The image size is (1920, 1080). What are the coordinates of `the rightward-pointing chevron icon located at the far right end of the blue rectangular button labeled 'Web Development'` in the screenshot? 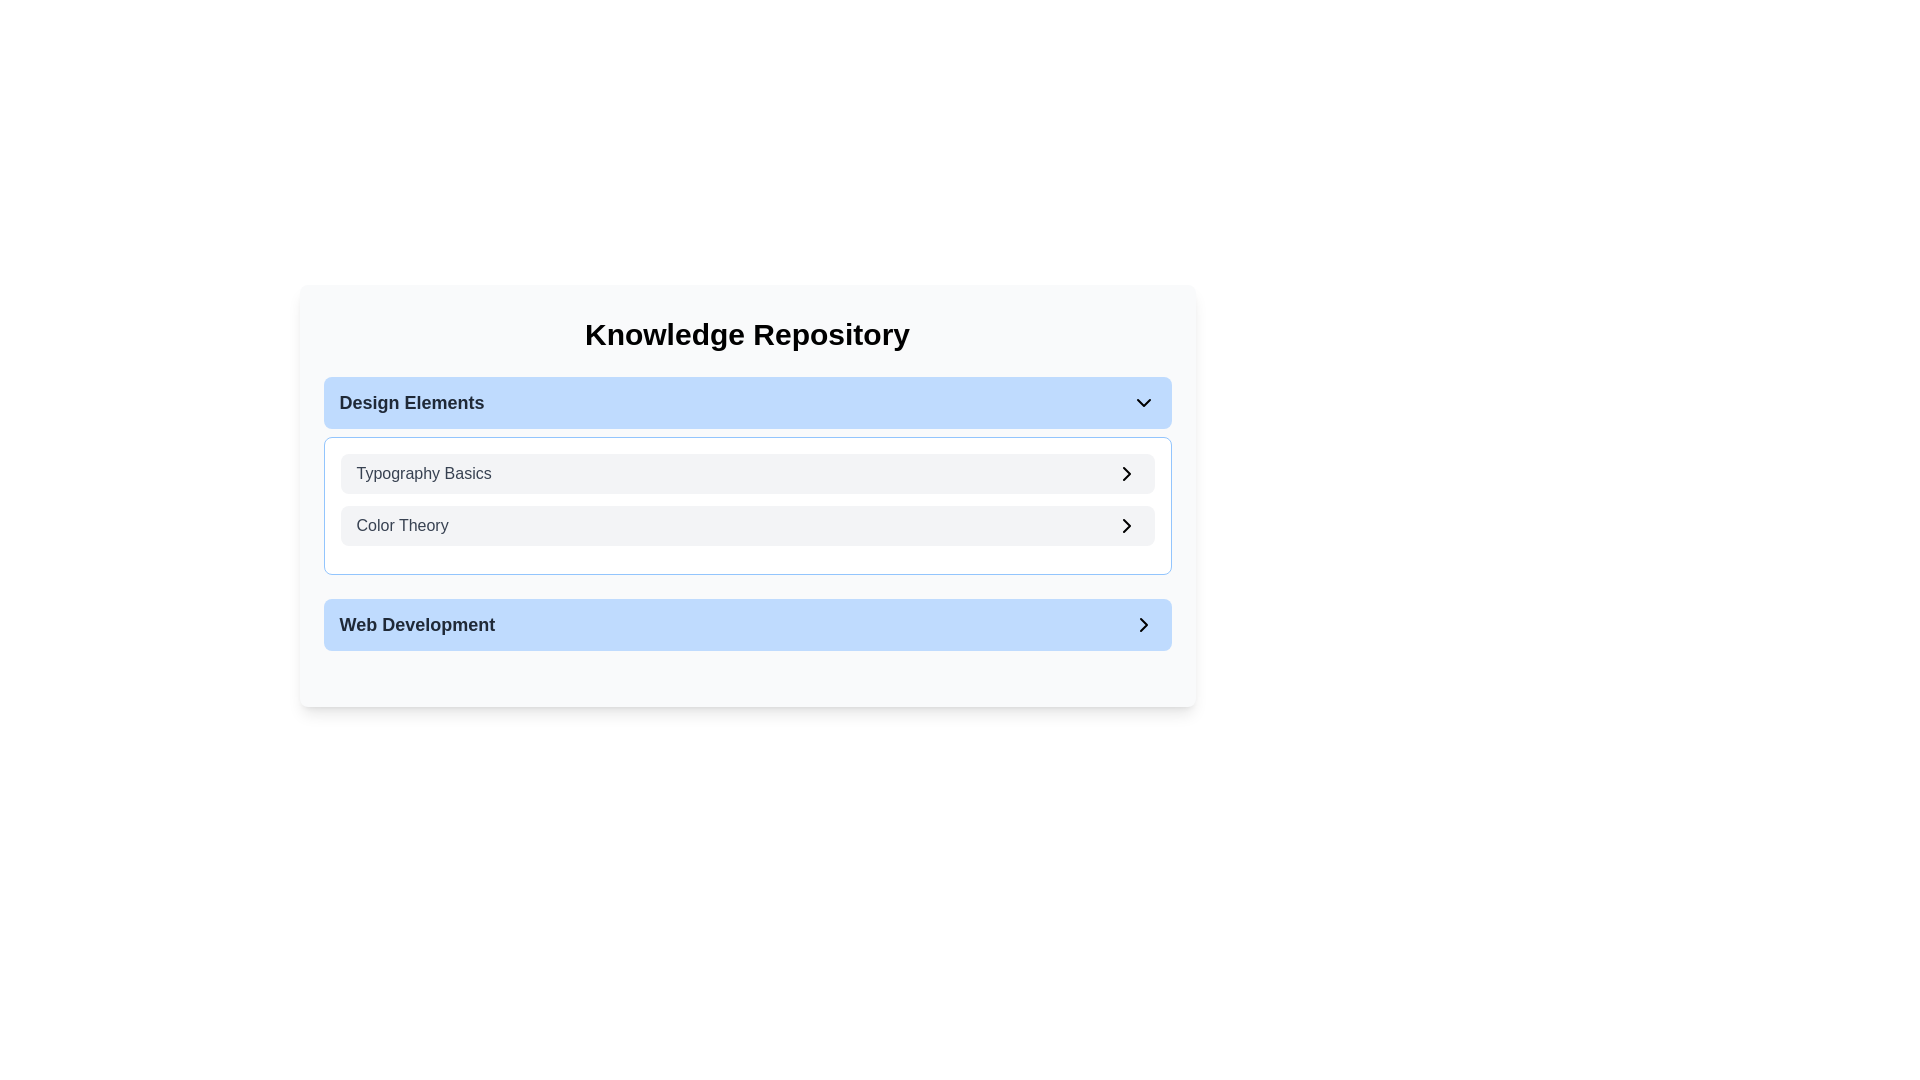 It's located at (1143, 623).